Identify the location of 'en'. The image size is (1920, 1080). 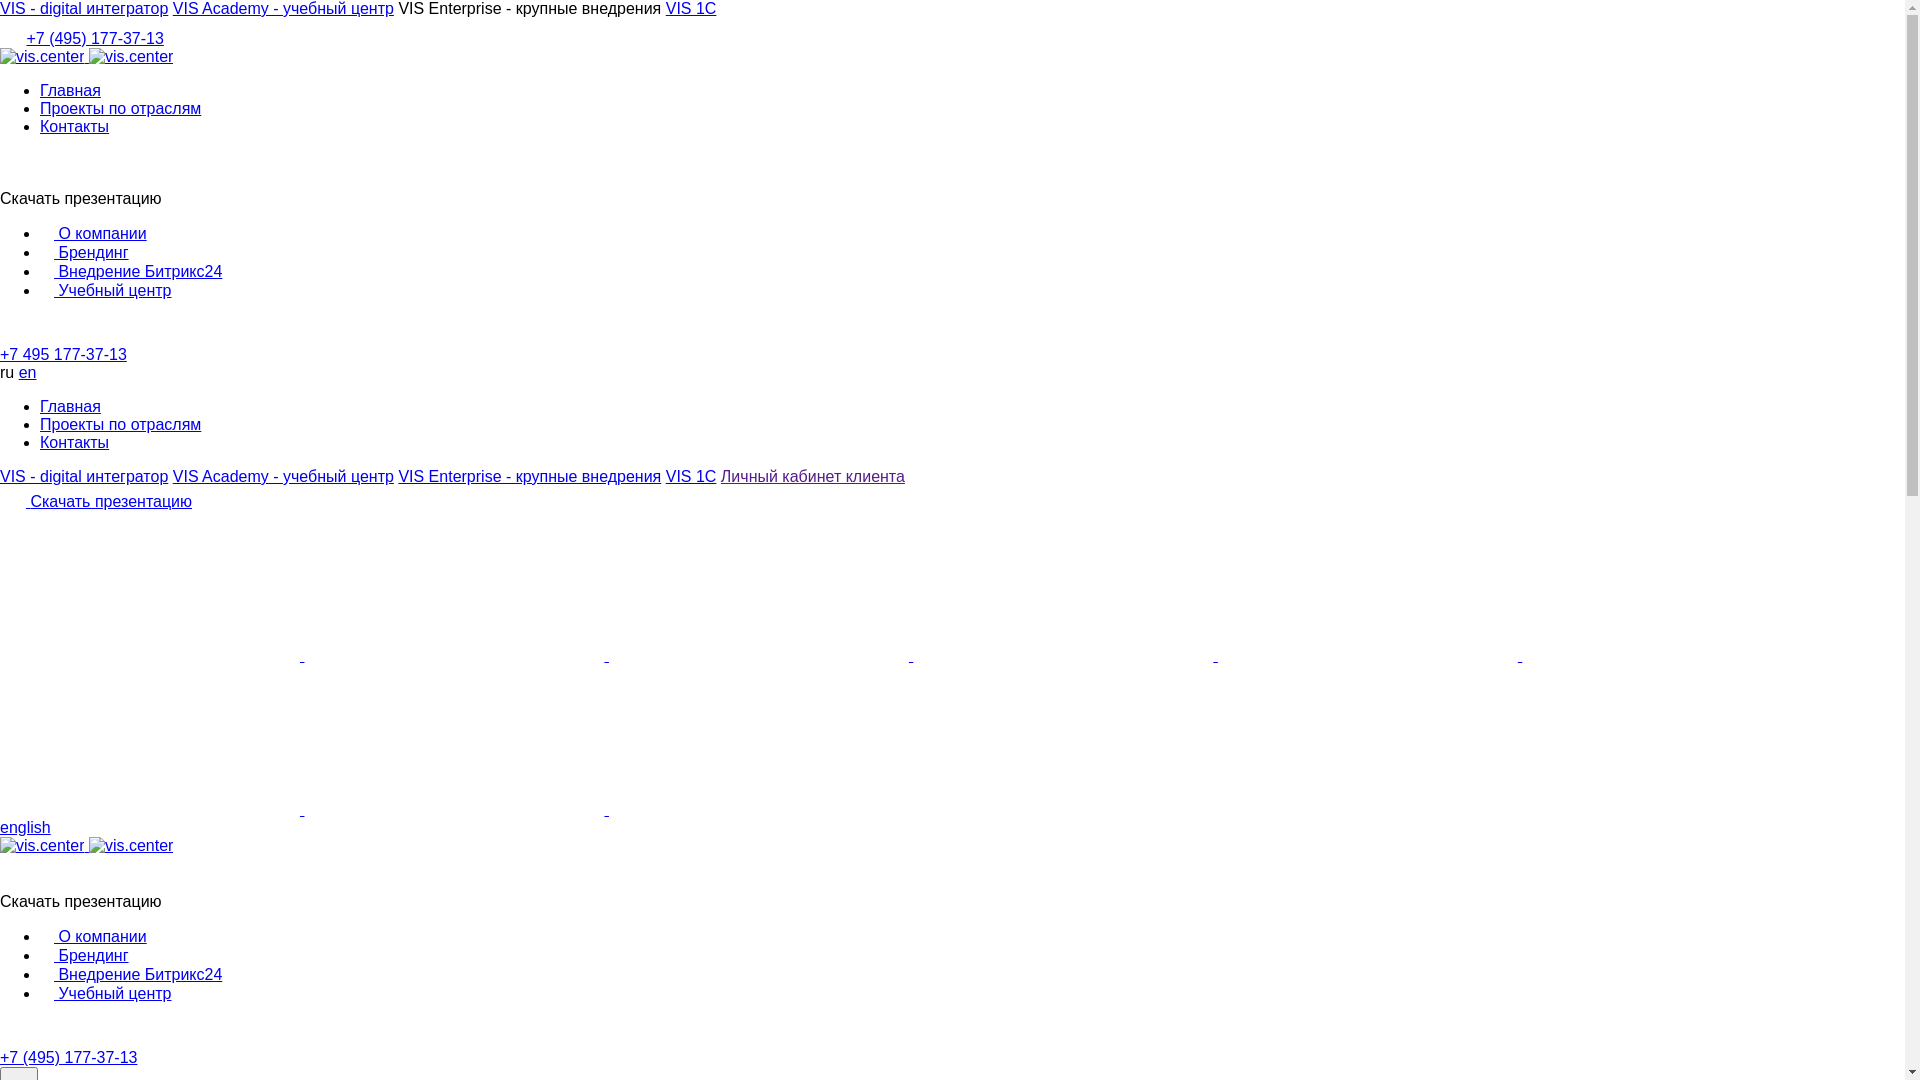
(19, 372).